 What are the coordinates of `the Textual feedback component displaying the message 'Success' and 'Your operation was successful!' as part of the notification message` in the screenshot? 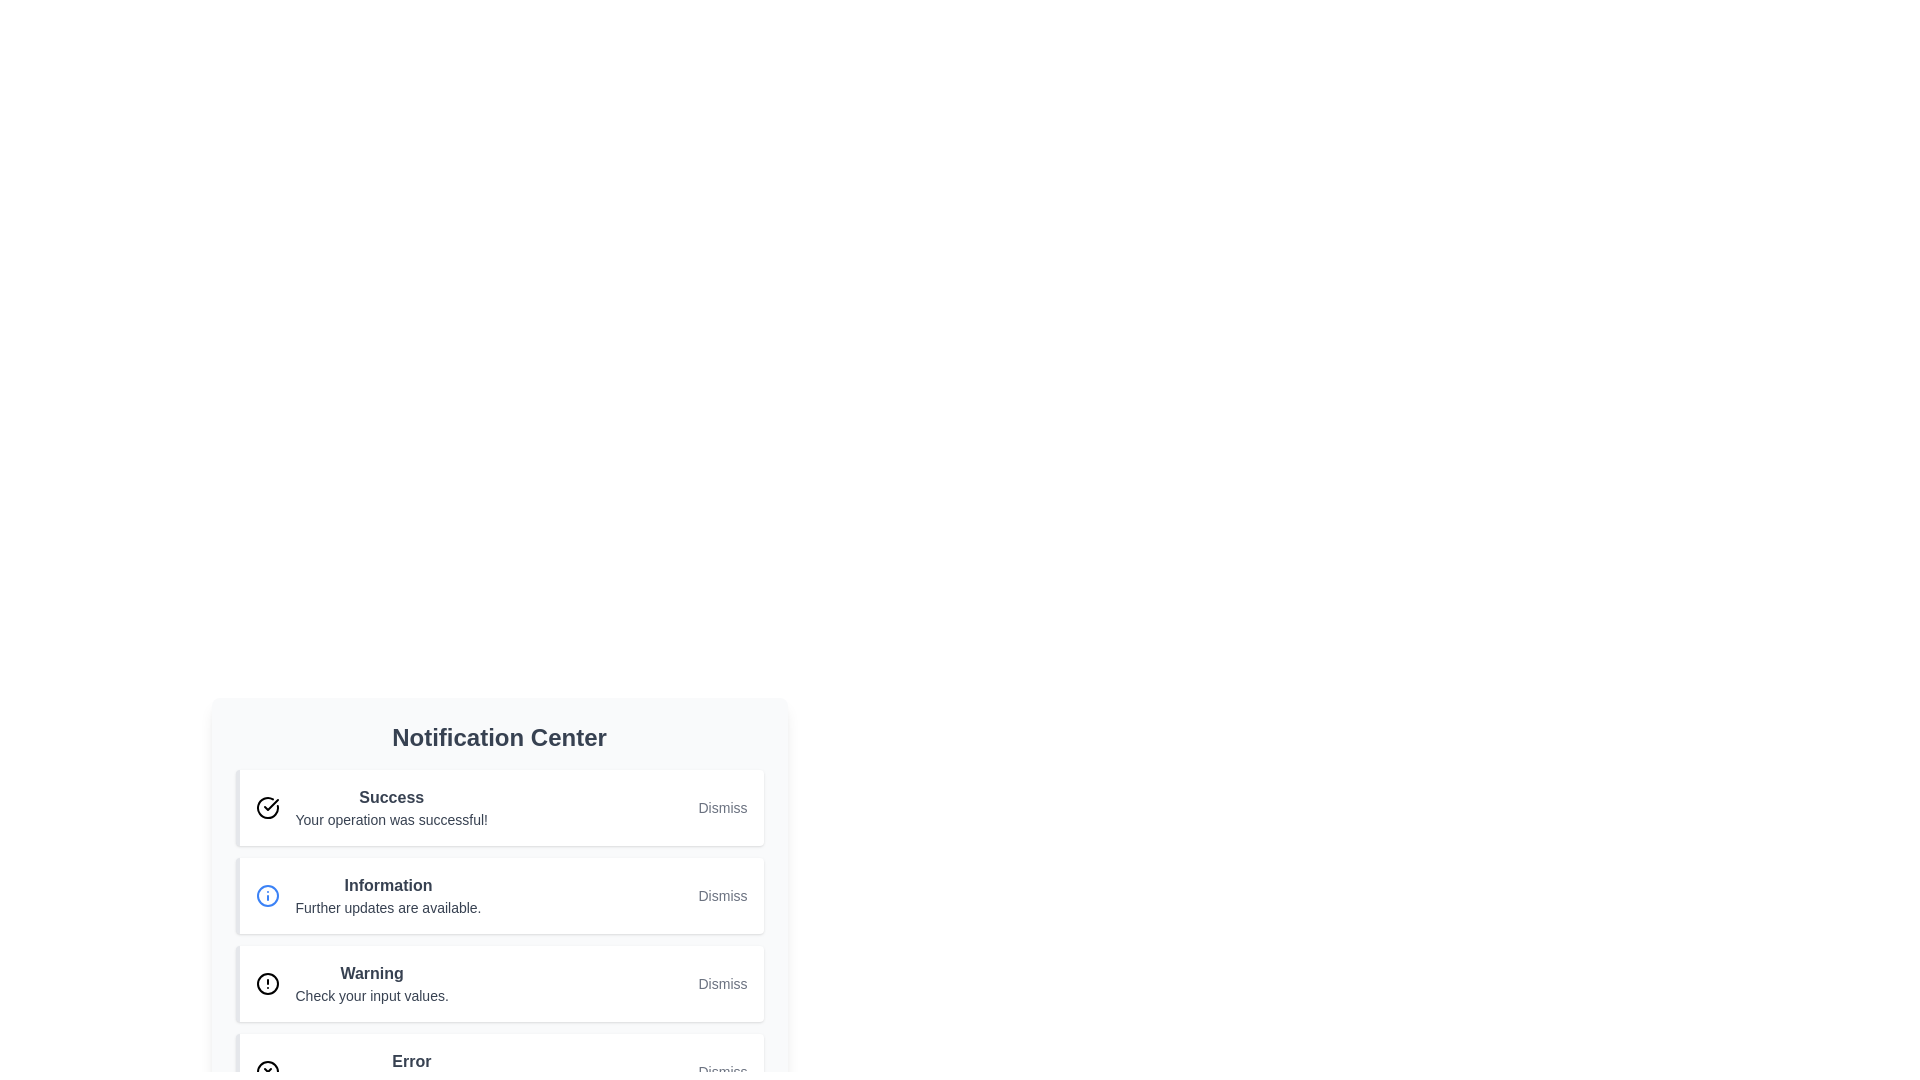 It's located at (391, 806).